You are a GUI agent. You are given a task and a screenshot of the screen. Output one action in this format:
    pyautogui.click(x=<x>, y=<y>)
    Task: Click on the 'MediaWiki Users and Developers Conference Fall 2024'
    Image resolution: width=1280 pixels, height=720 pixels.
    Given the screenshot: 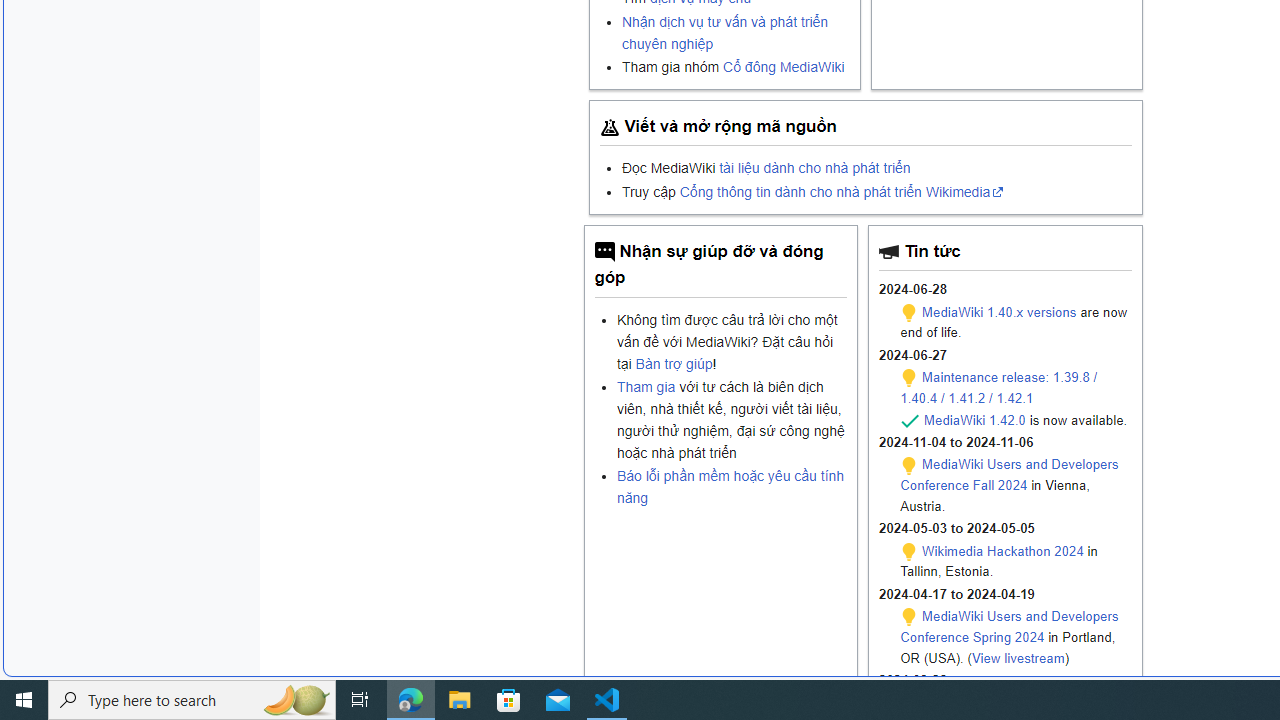 What is the action you would take?
    pyautogui.click(x=1009, y=475)
    